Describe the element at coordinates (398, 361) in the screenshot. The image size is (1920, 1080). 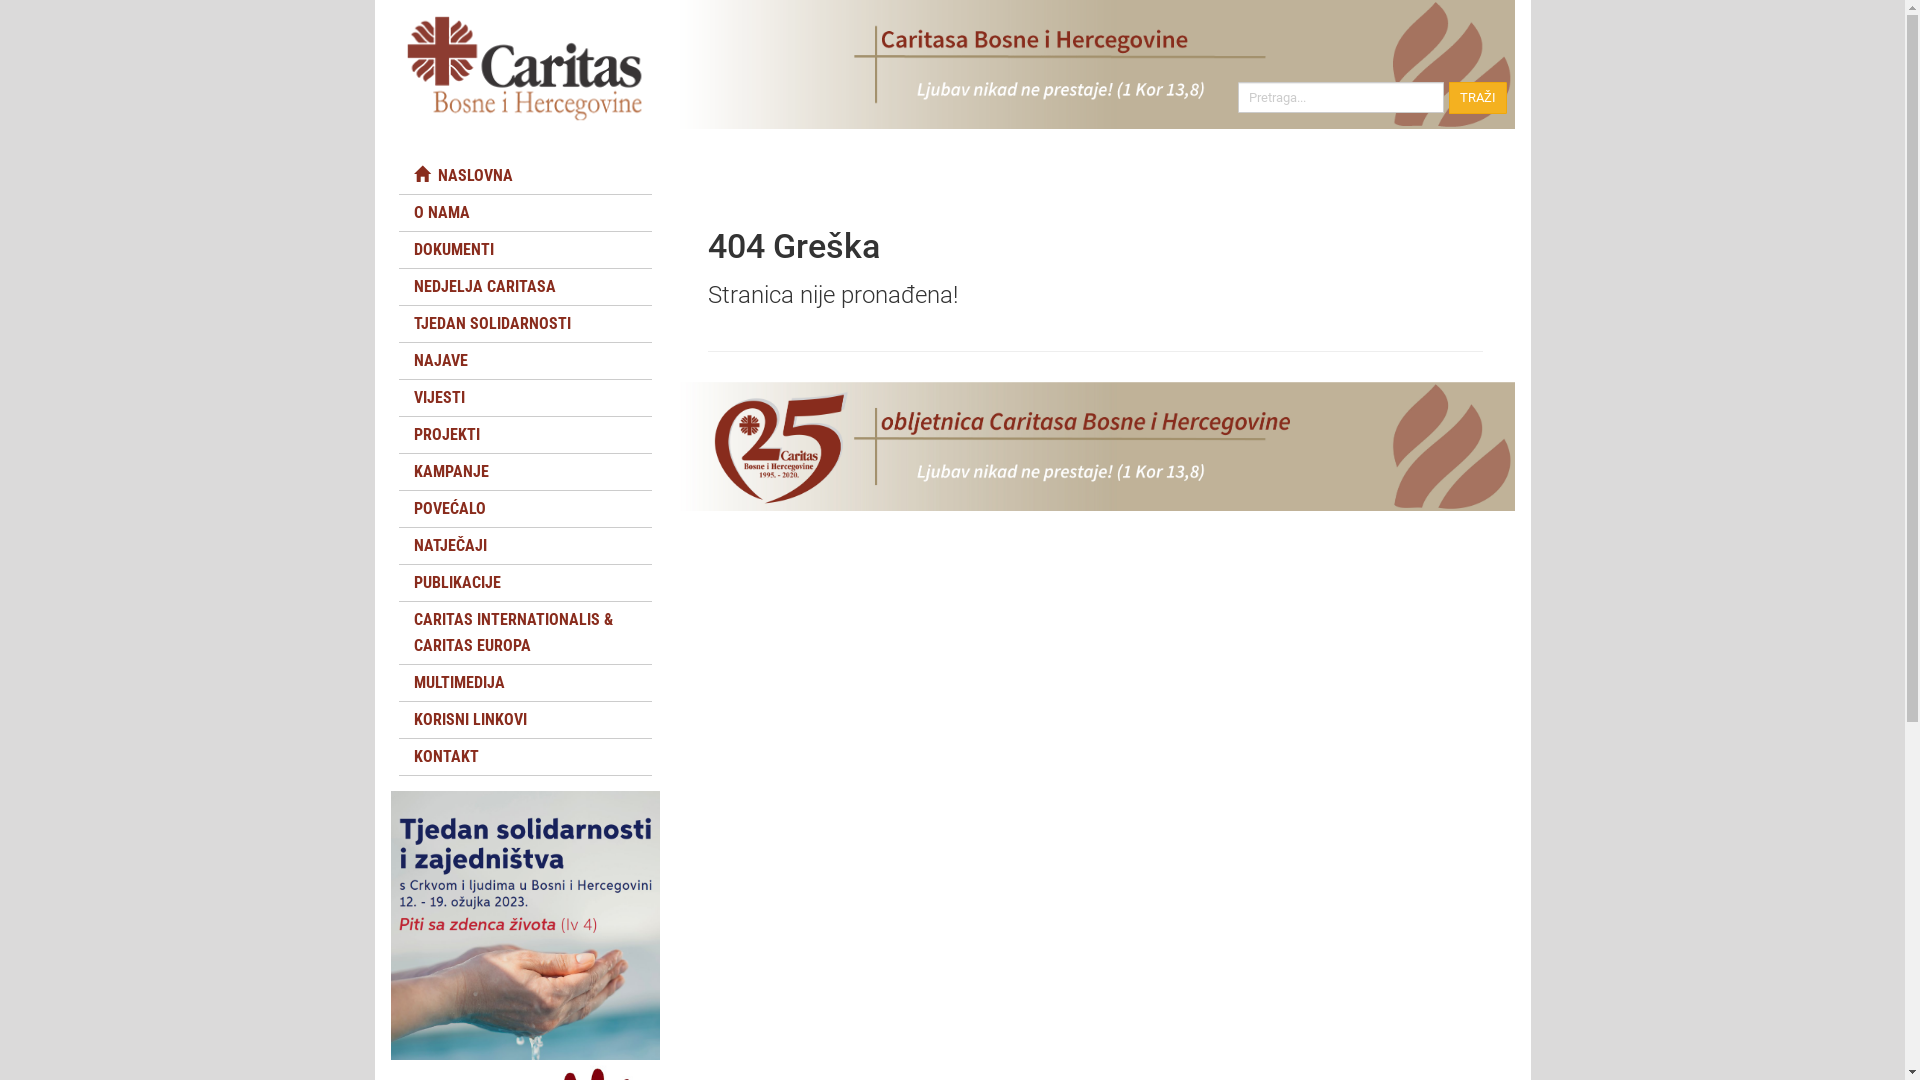
I see `'NAJAVE'` at that location.